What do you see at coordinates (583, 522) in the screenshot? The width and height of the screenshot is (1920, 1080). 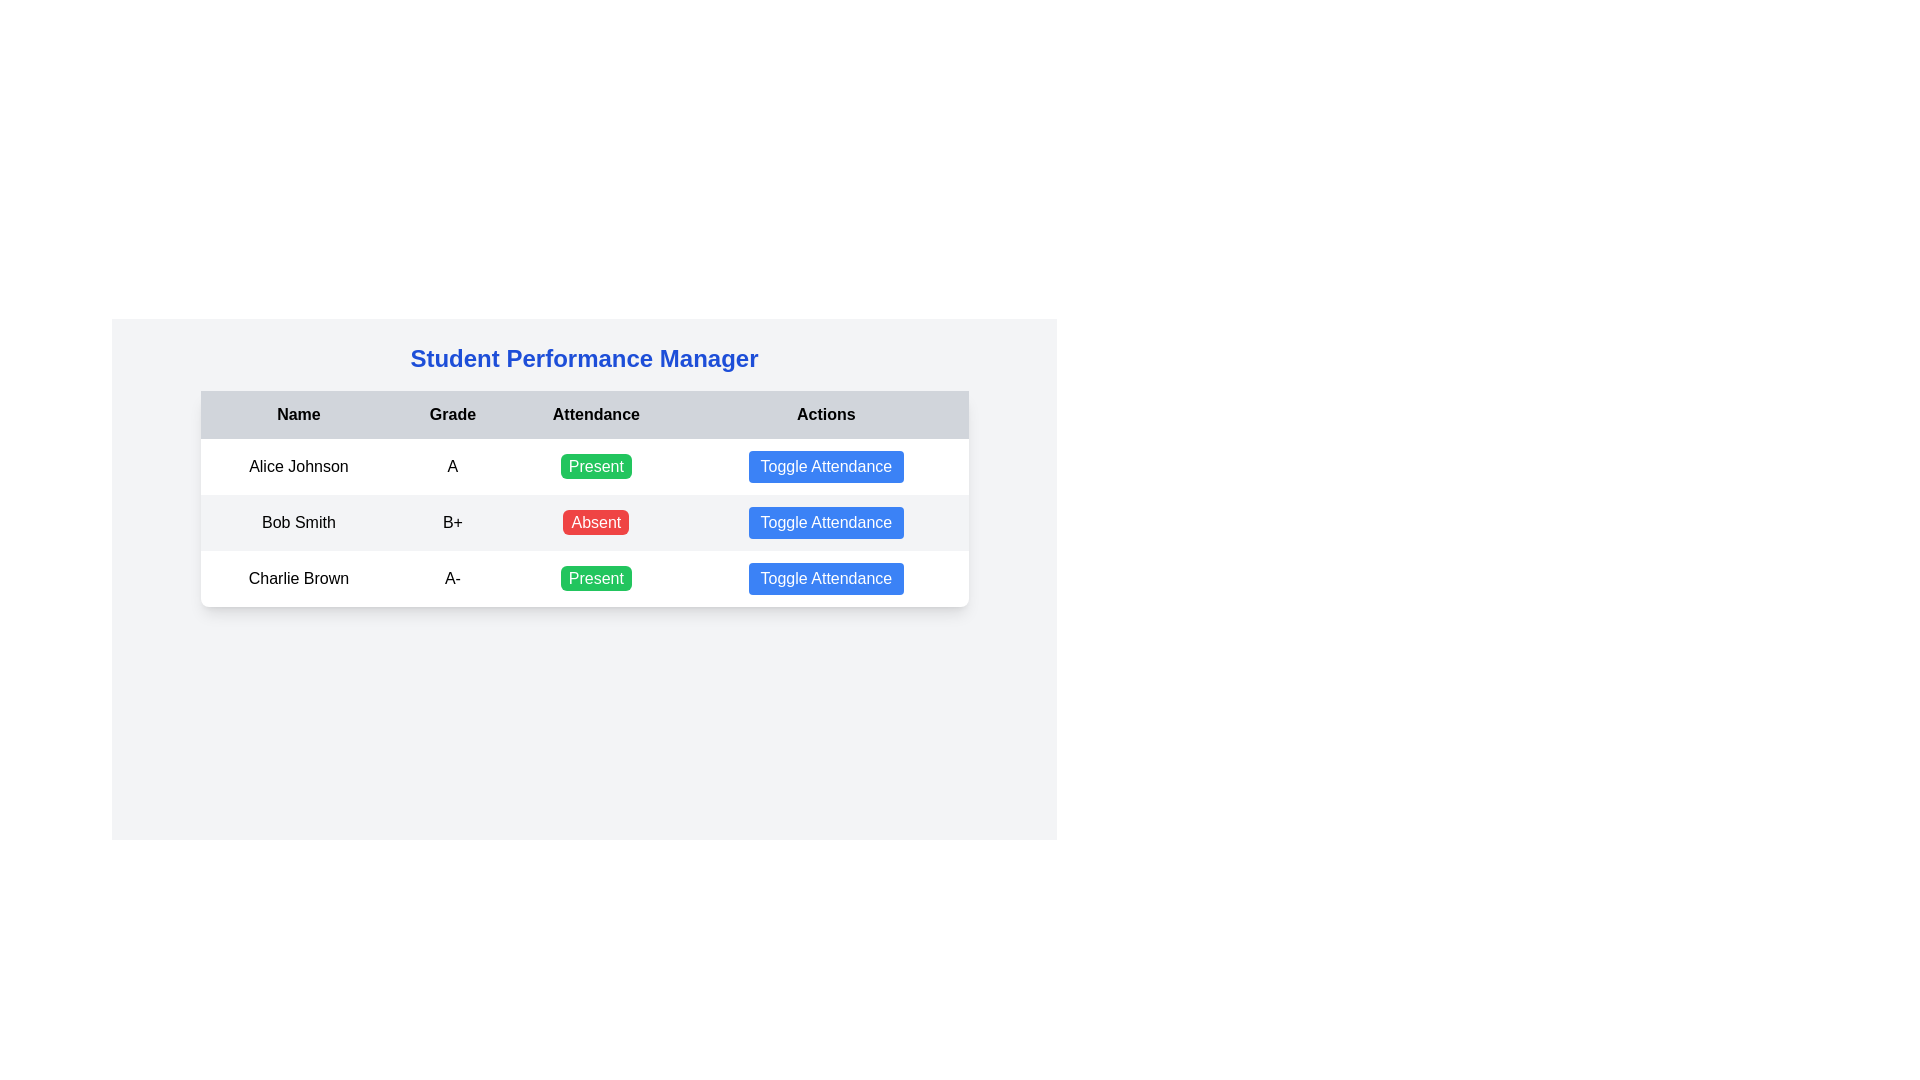 I see `text information from the second row of the student performance table, which contains details about 'Bob Smith' including name, grade, and attendance status` at bounding box center [583, 522].